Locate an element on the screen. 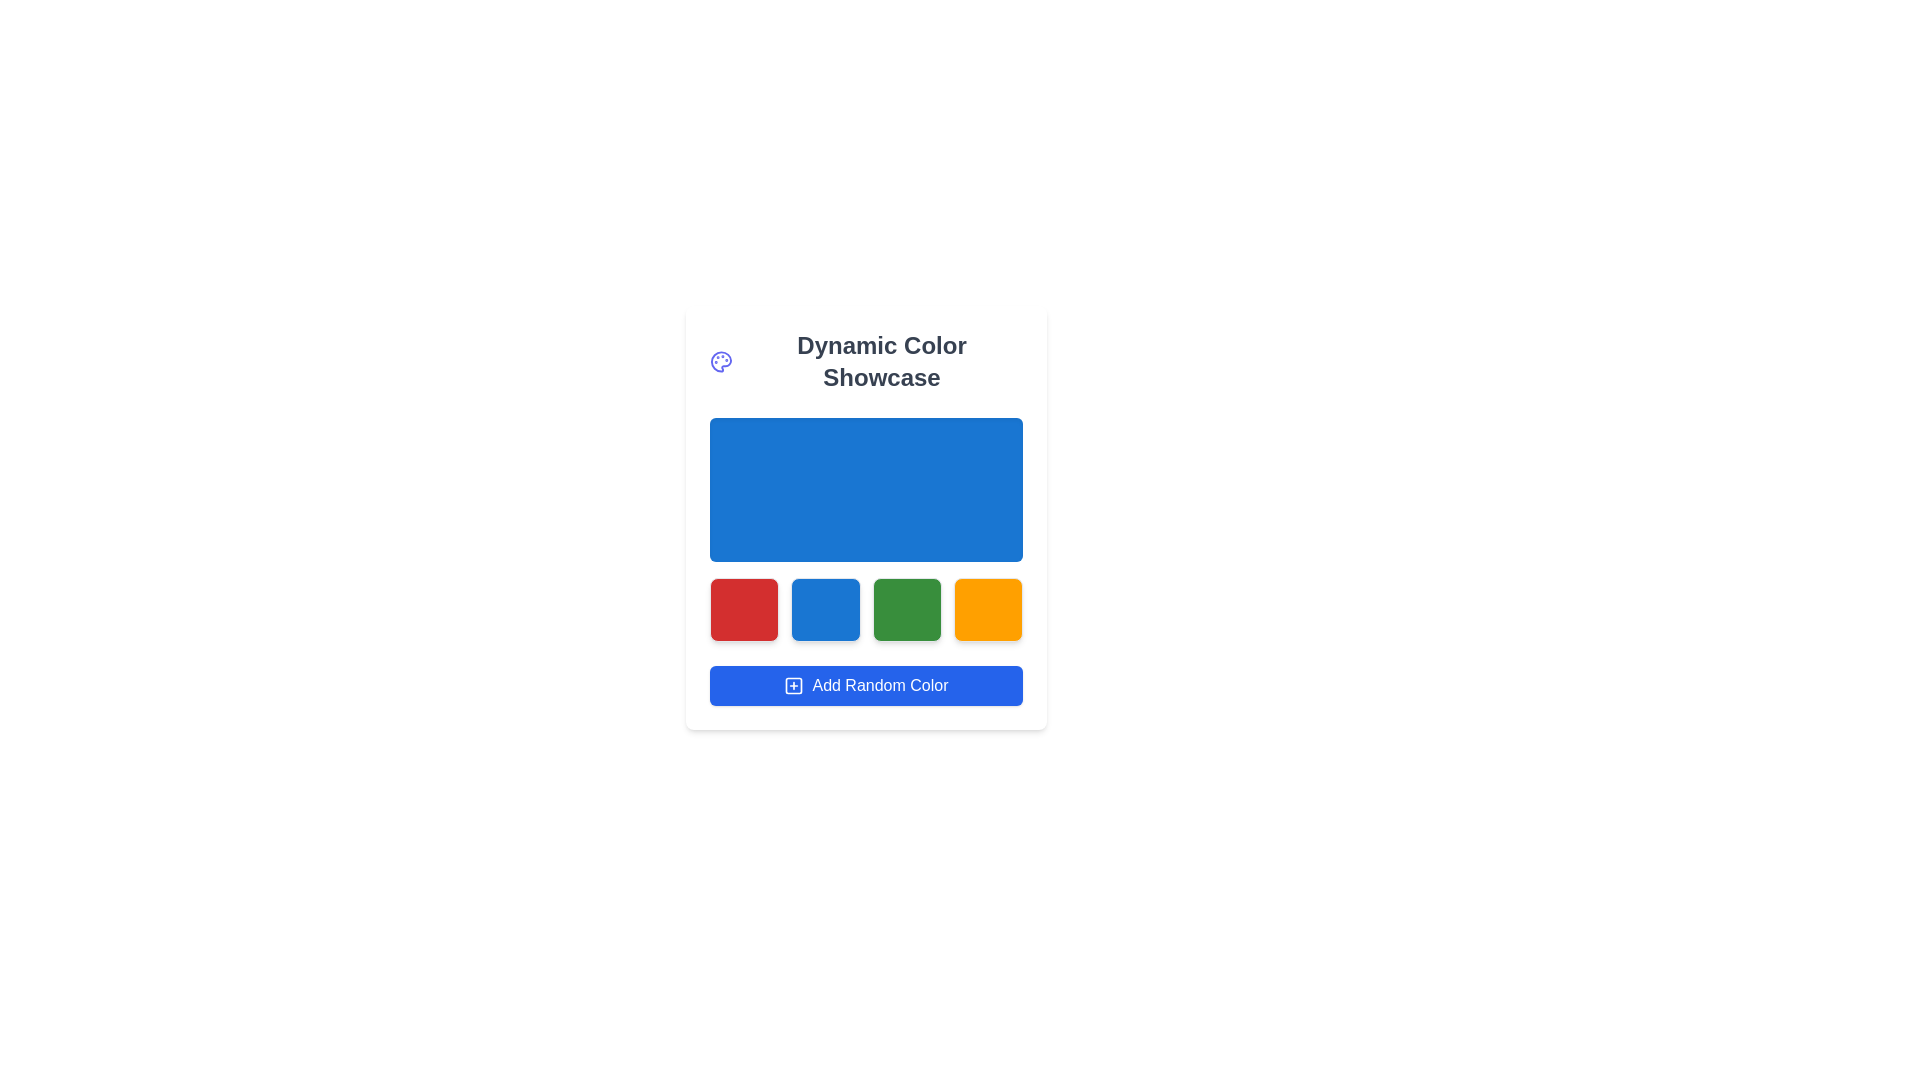 The height and width of the screenshot is (1080, 1920). the blue rectangular button with rounded corners, located is located at coordinates (825, 608).